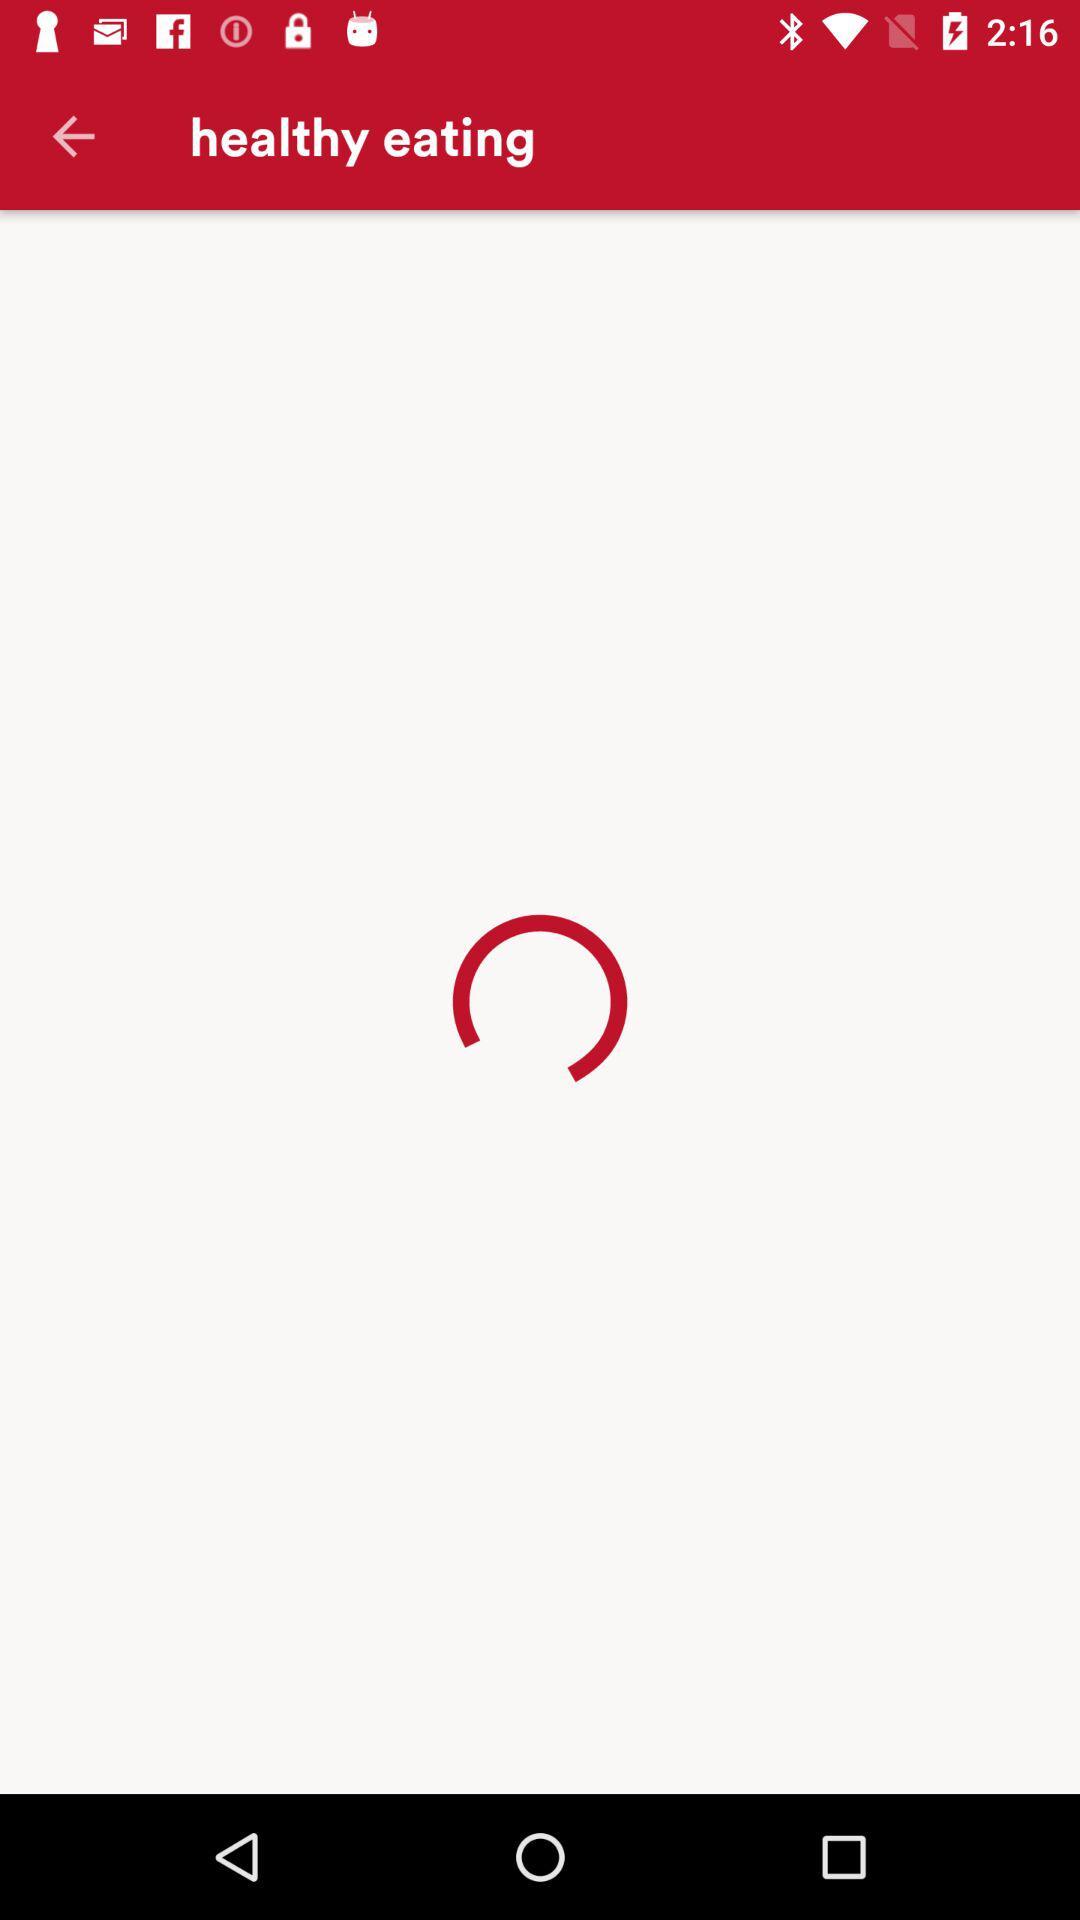 The width and height of the screenshot is (1080, 1920). I want to click on icon at the top left corner, so click(72, 135).